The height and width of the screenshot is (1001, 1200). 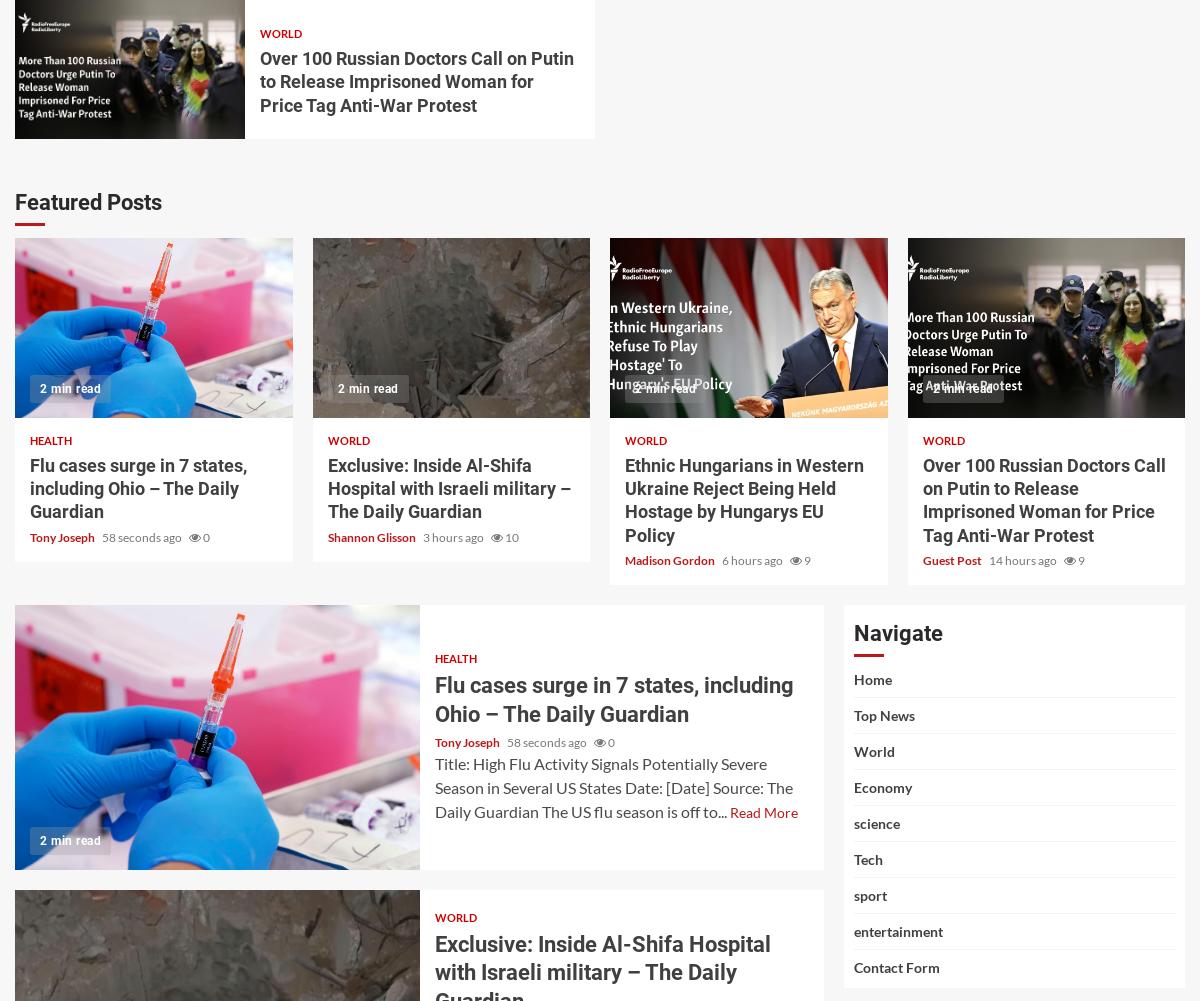 What do you see at coordinates (752, 559) in the screenshot?
I see `'6 hours ago'` at bounding box center [752, 559].